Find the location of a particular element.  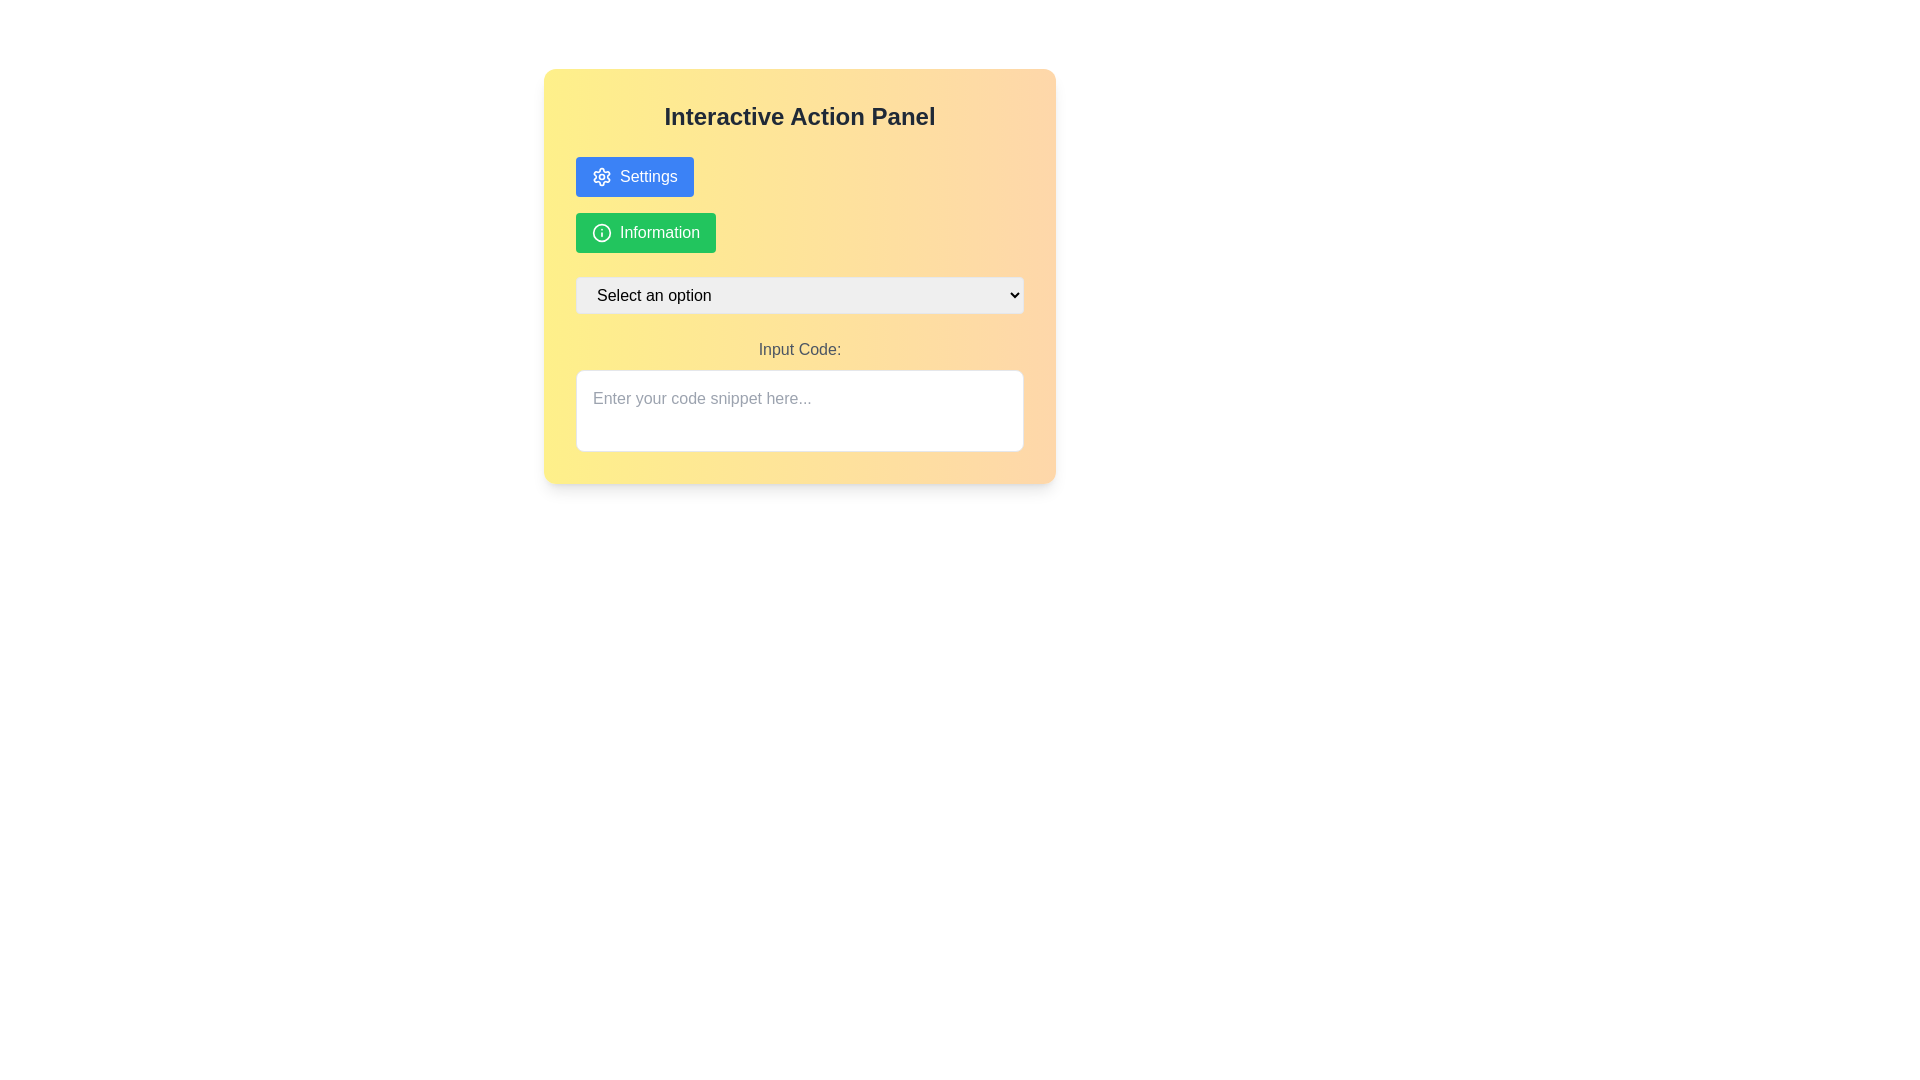

the 'Settings' icon located in the first button of the vertical stack on the left side of the interactive panel is located at coordinates (600, 176).